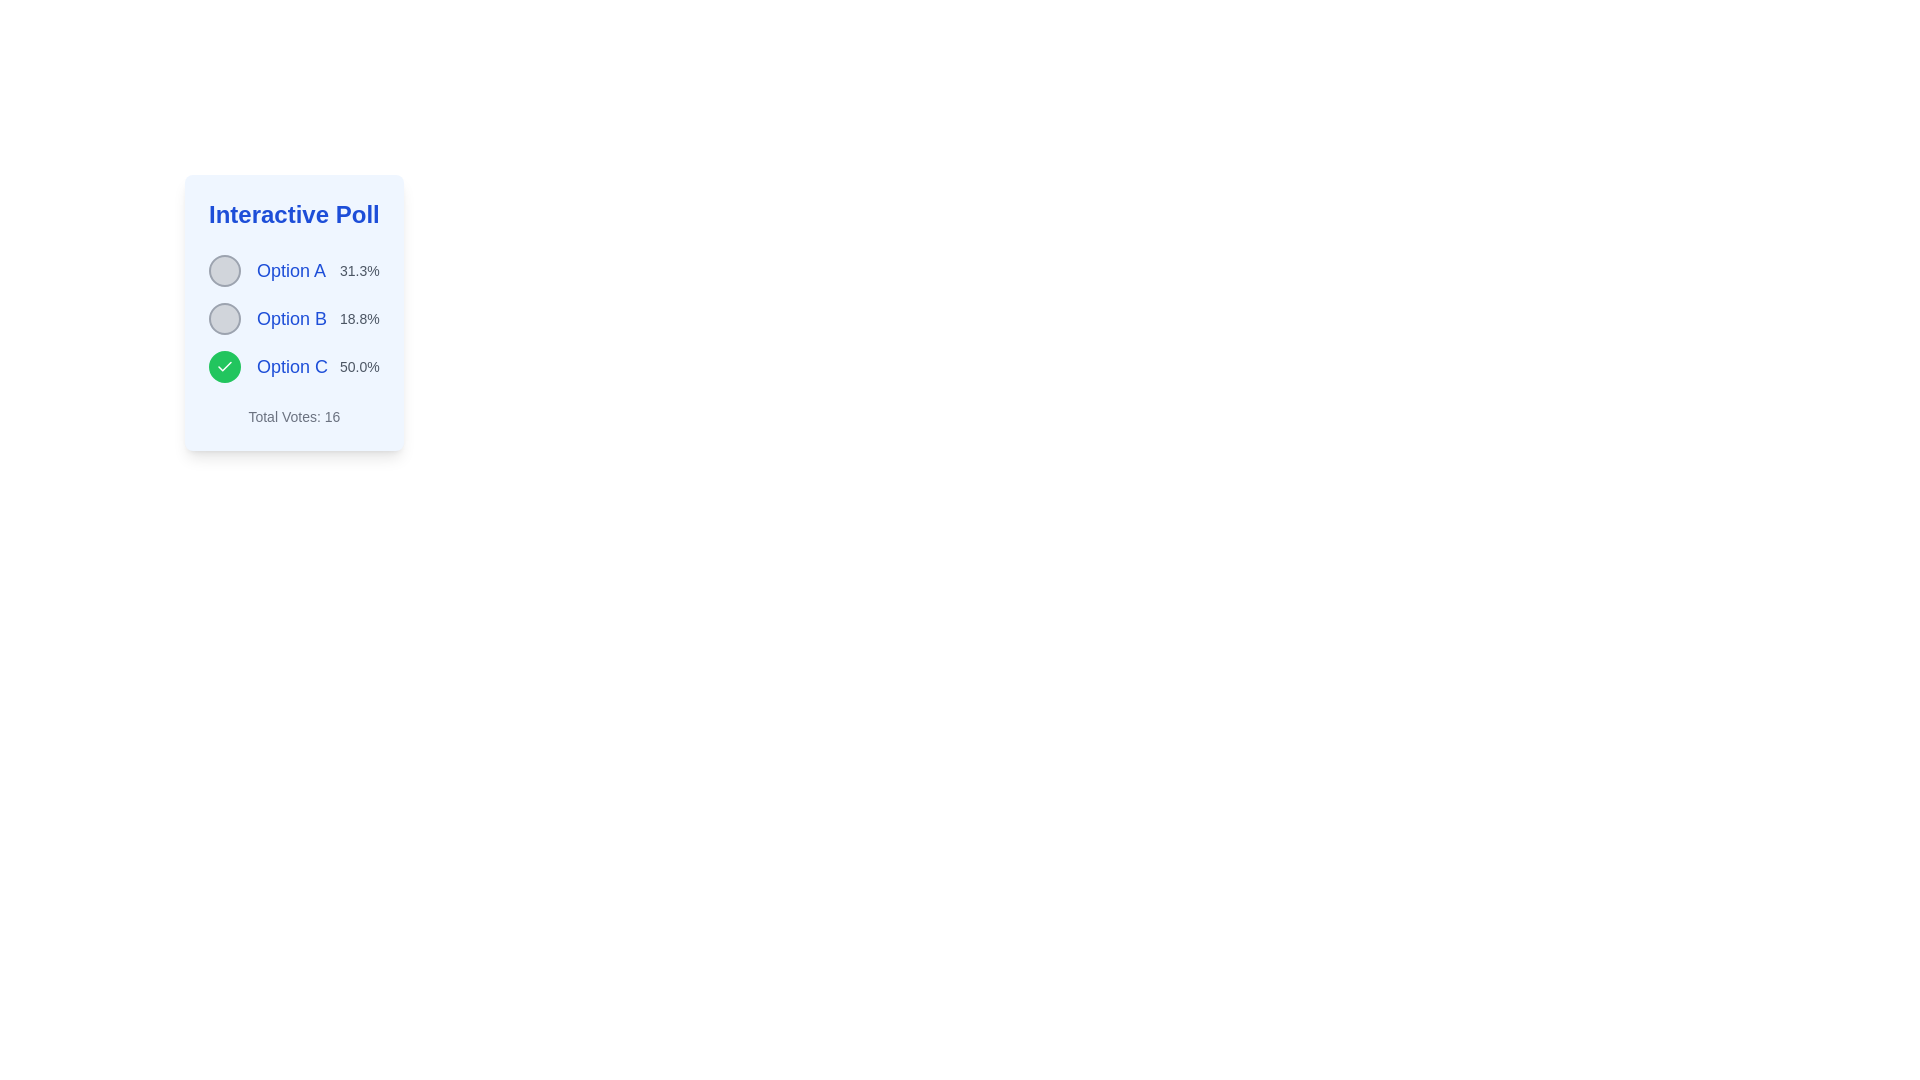 The image size is (1920, 1080). Describe the element at coordinates (293, 415) in the screenshot. I see `total number of votes displayed in the text located at the bottom of the poll card` at that location.